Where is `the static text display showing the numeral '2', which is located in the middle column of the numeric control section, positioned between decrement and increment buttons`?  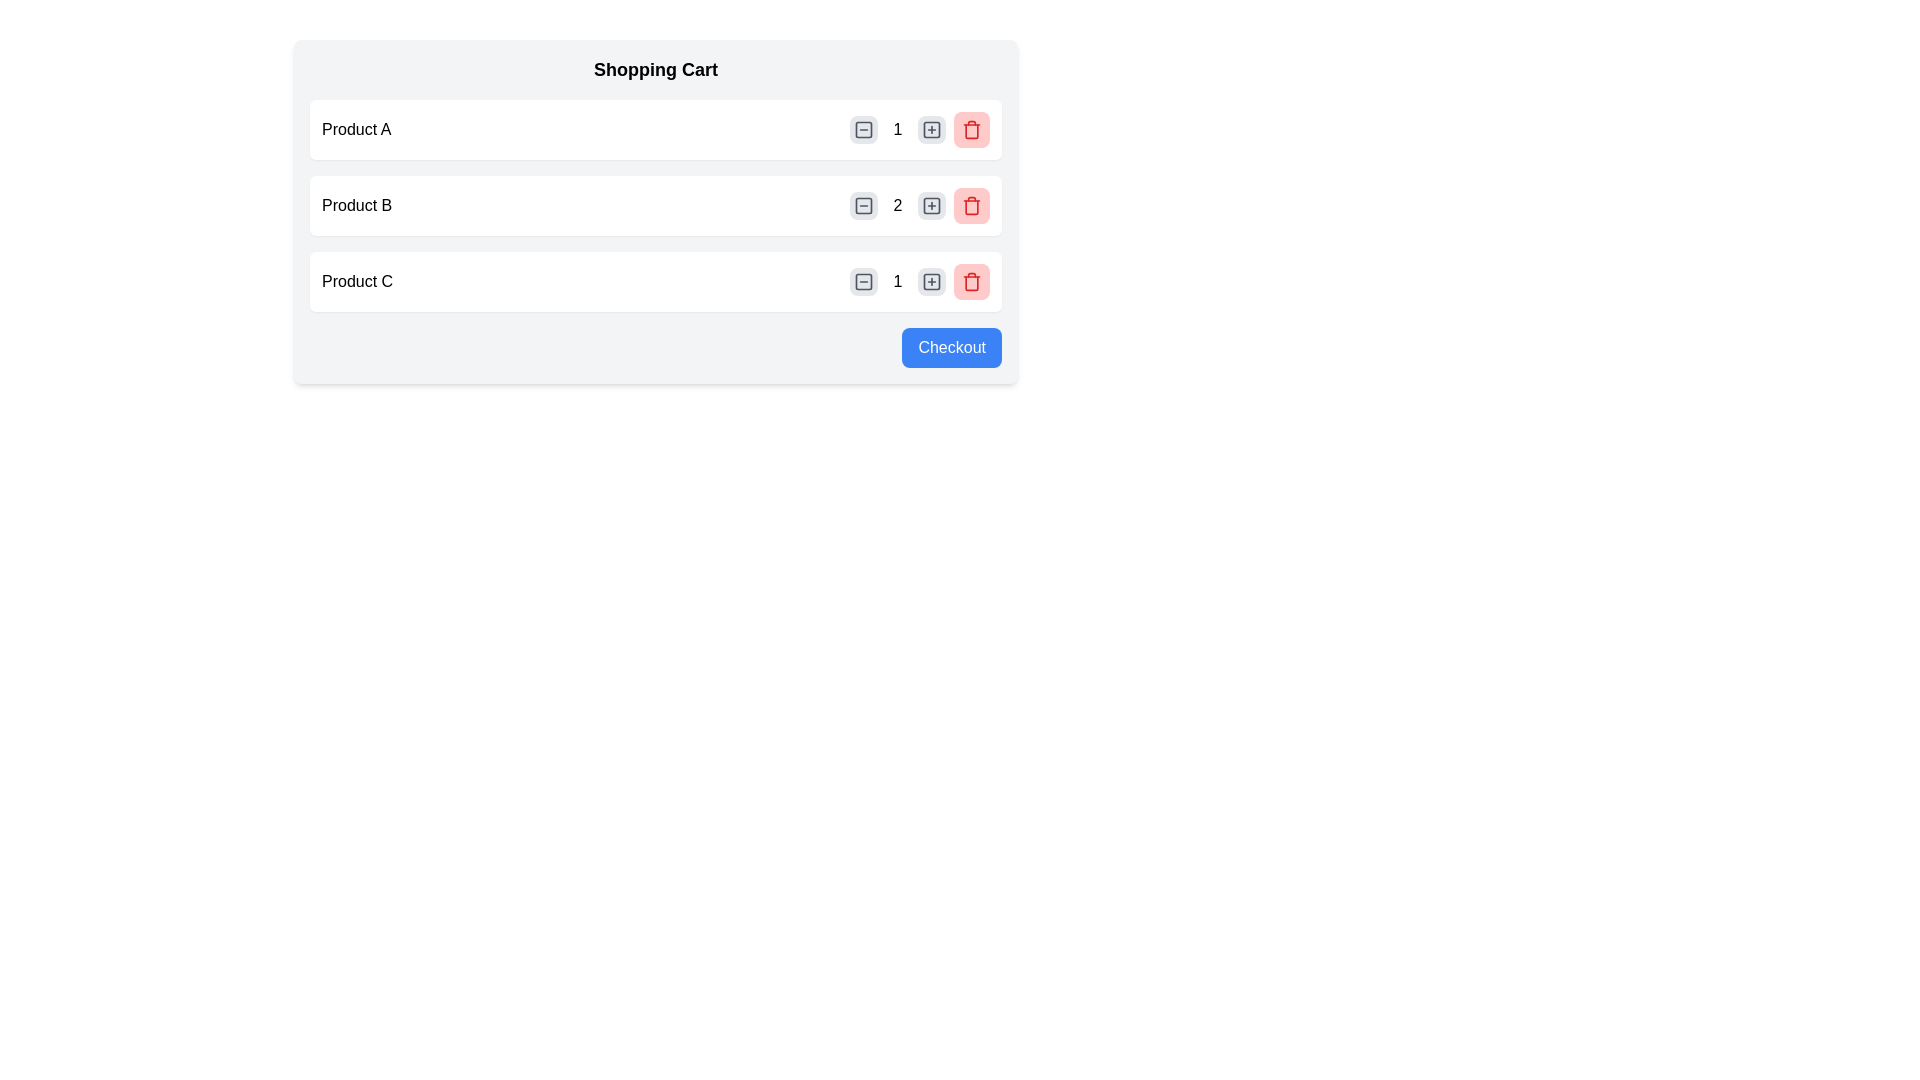
the static text display showing the numeral '2', which is located in the middle column of the numeric control section, positioned between decrement and increment buttons is located at coordinates (896, 205).